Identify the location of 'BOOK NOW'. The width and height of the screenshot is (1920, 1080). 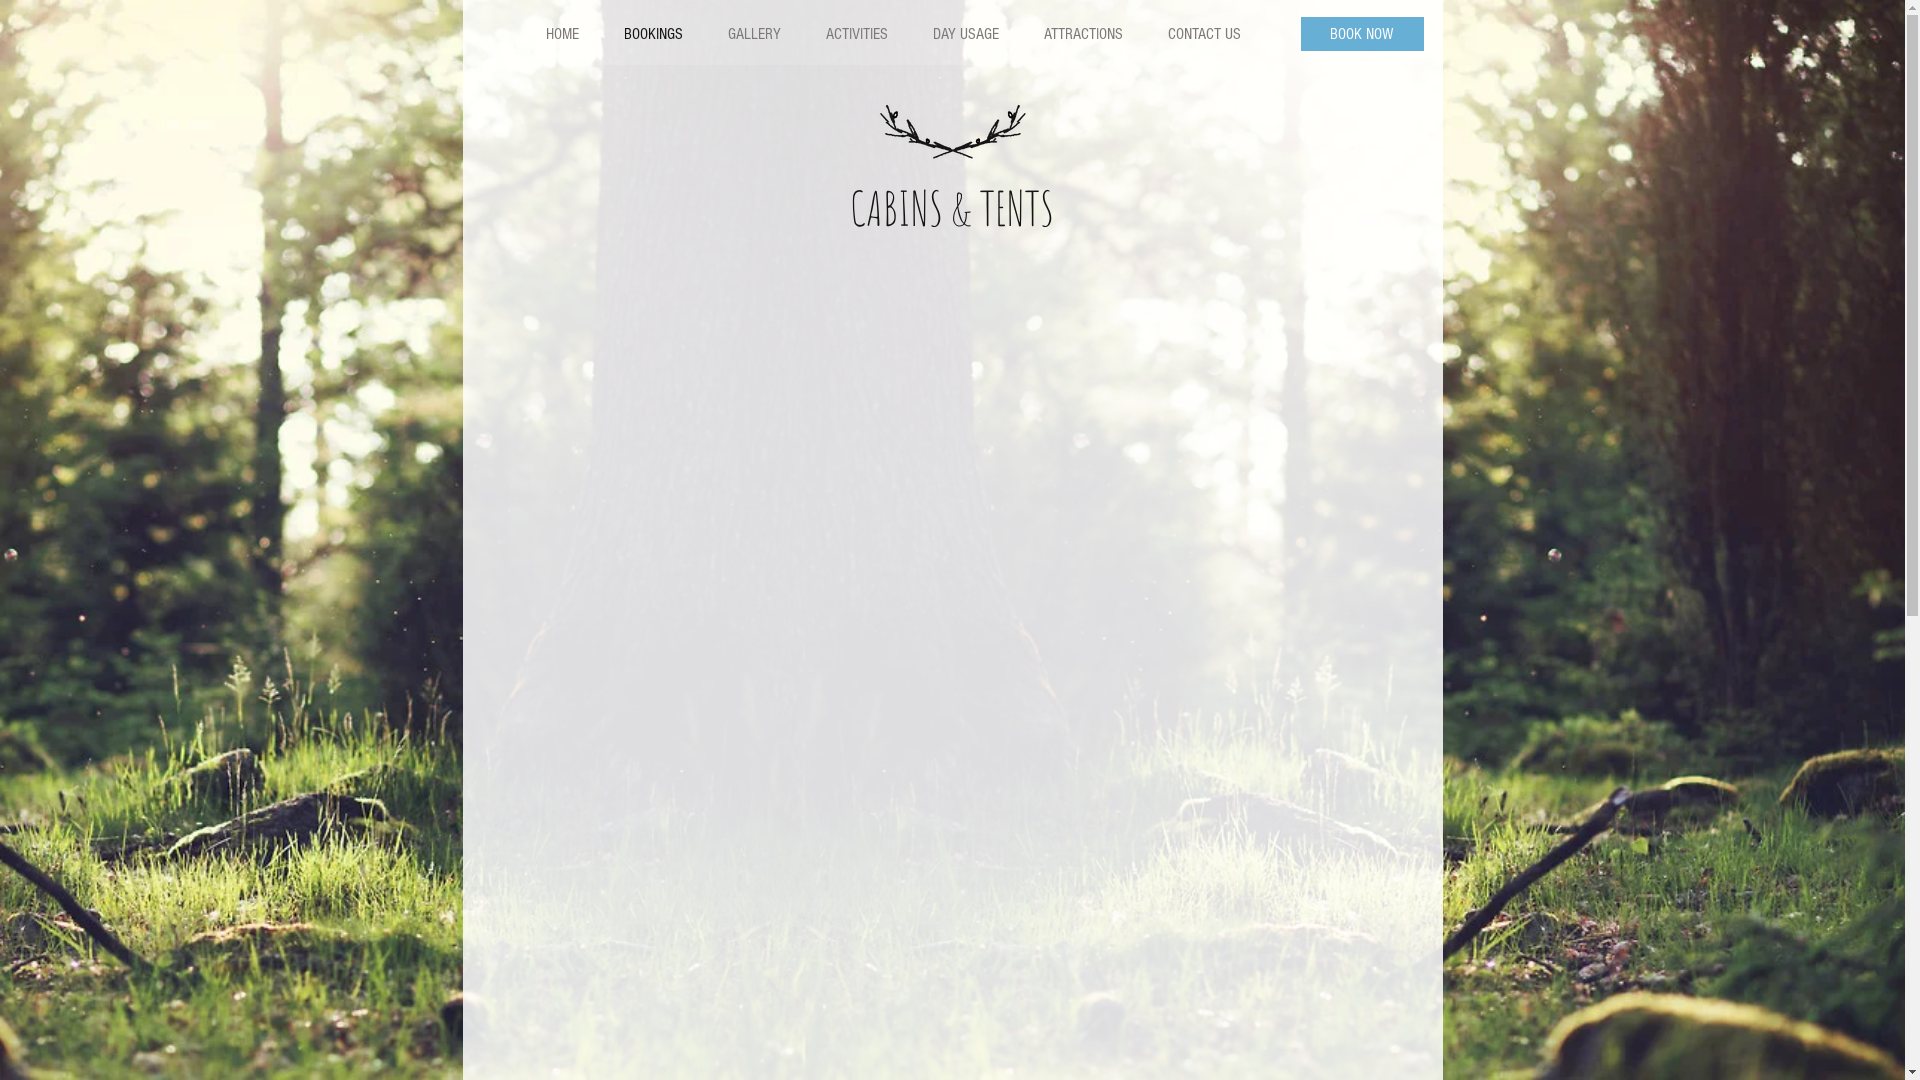
(1360, 34).